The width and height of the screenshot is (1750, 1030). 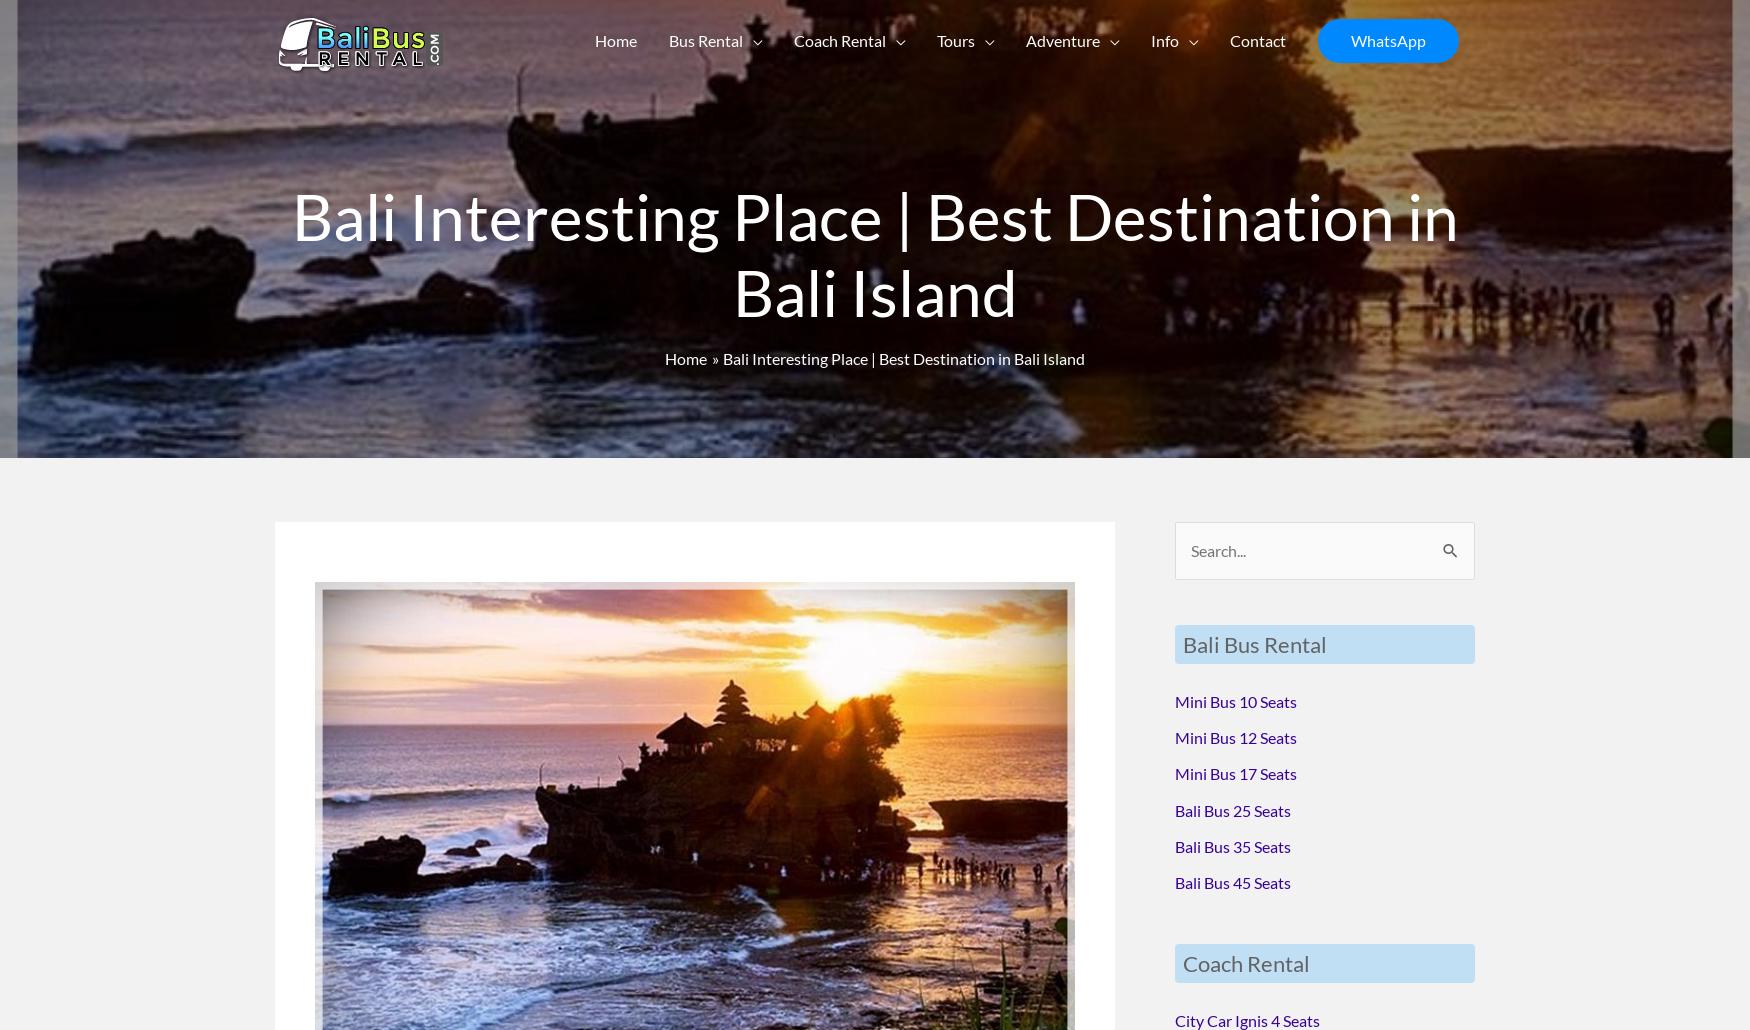 What do you see at coordinates (1236, 701) in the screenshot?
I see `'Mini Bus 10 Seats'` at bounding box center [1236, 701].